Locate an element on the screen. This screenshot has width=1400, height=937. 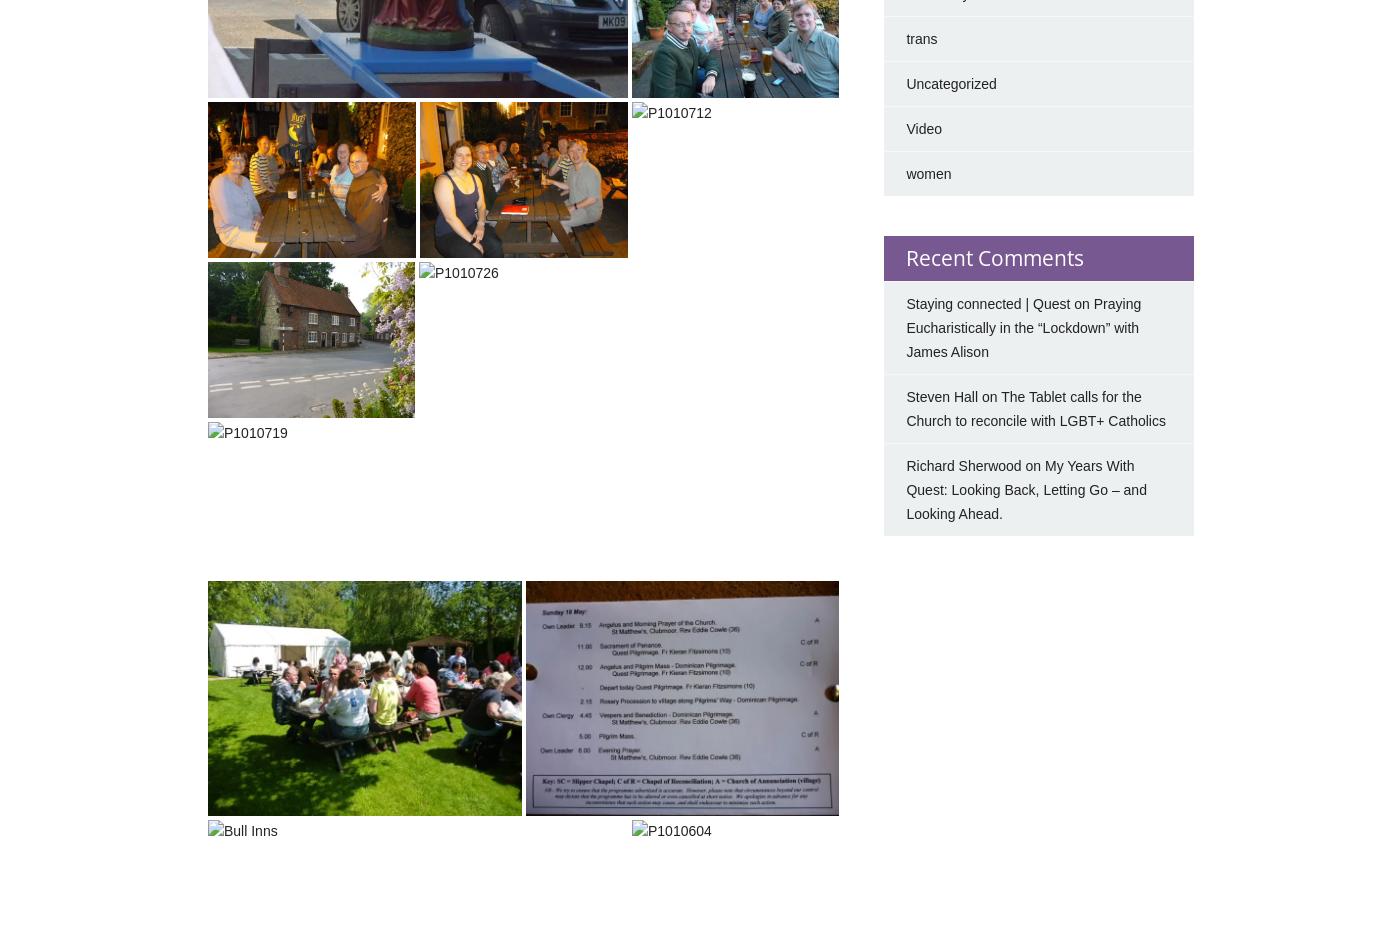
'Praying Eucharistically in the “Lockdown” with James Alison' is located at coordinates (1023, 327).